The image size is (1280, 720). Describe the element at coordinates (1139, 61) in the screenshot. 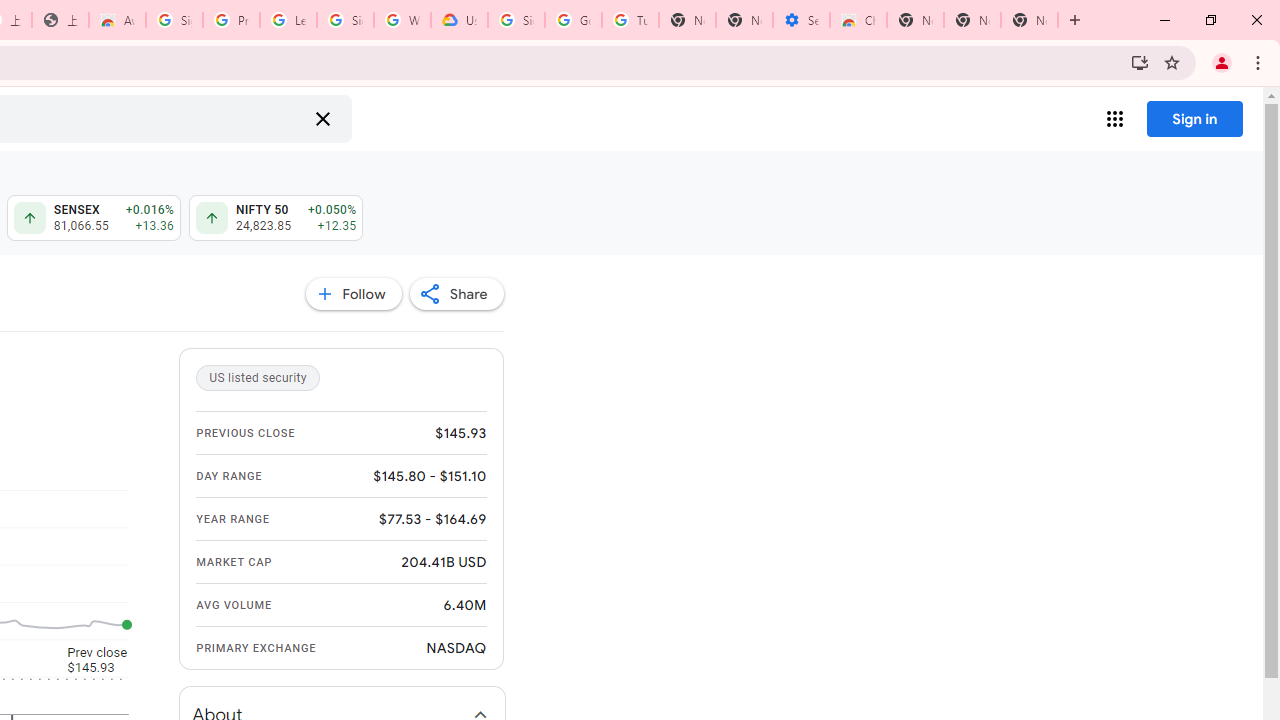

I see `'Install Google Finance'` at that location.